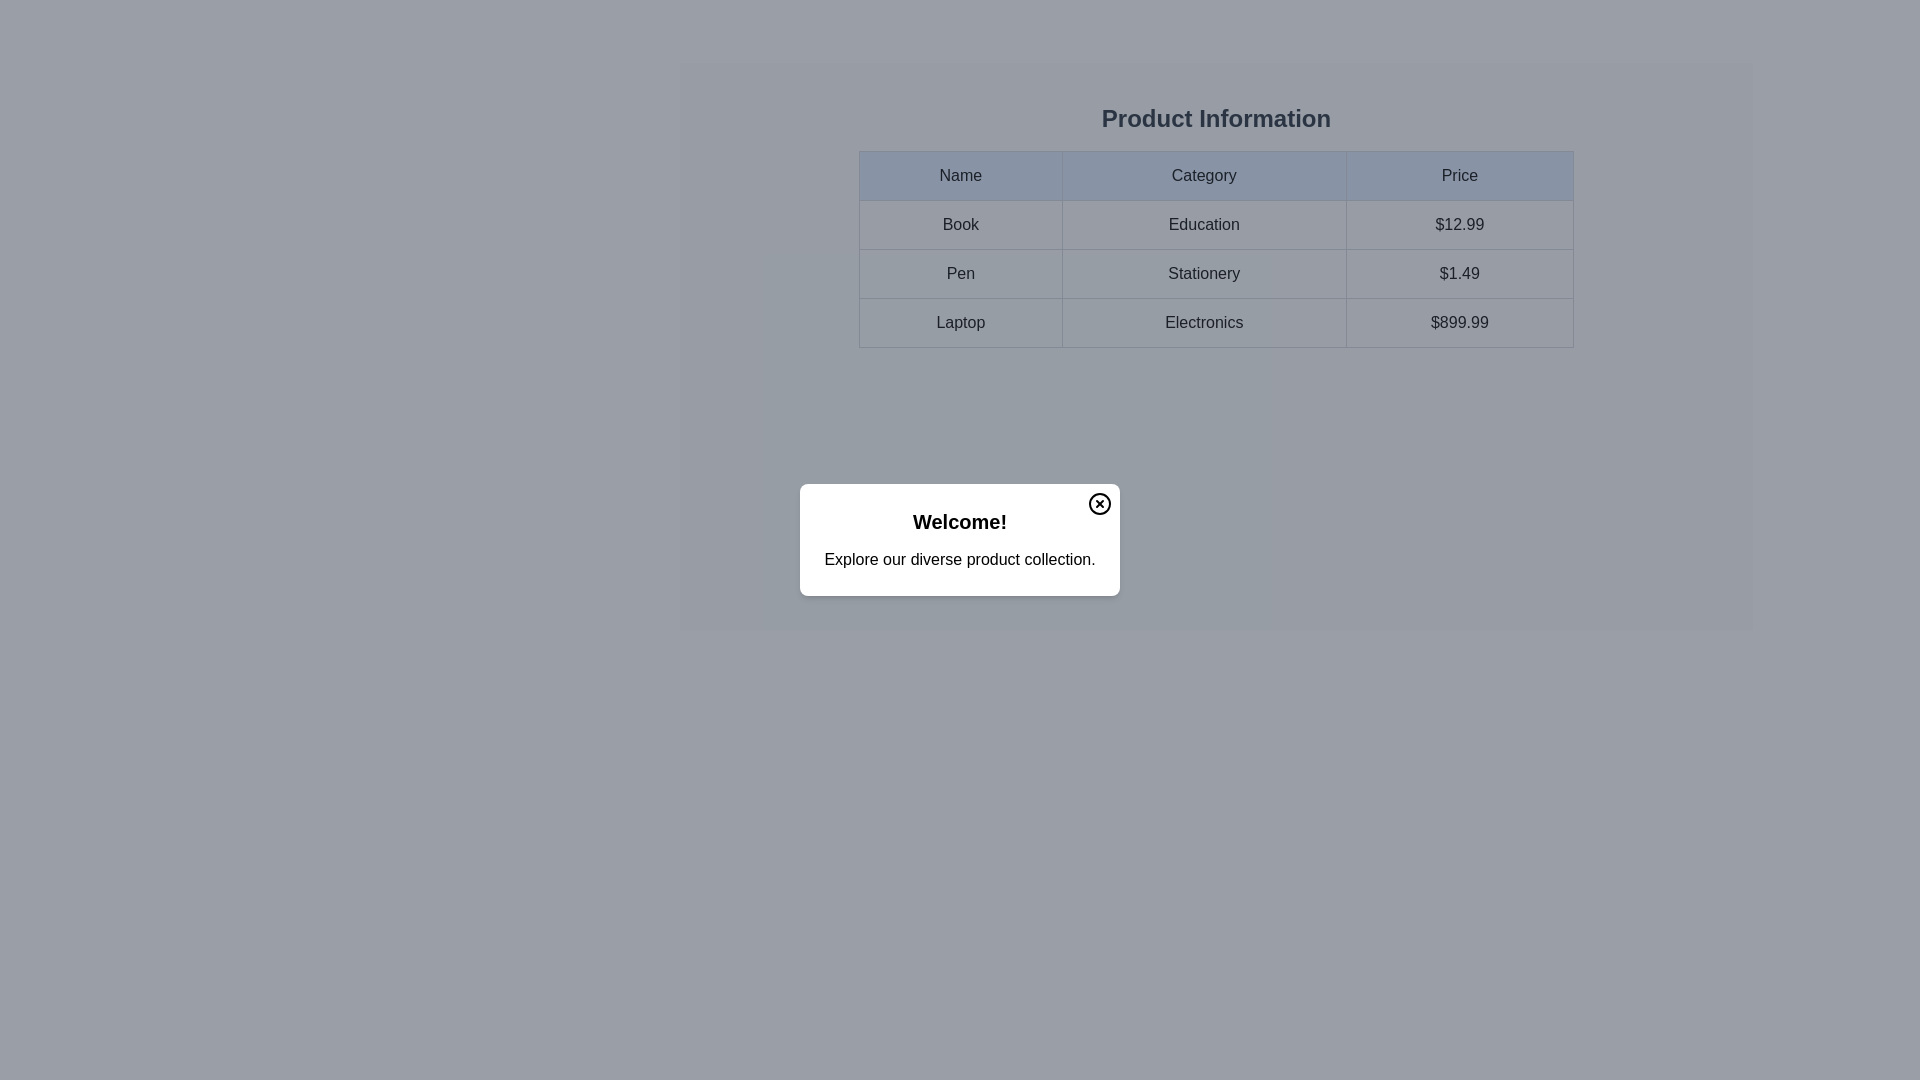  What do you see at coordinates (1098, 503) in the screenshot?
I see `the circular button with a cross mark in the top-right corner of the 'Welcome!' popup` at bounding box center [1098, 503].